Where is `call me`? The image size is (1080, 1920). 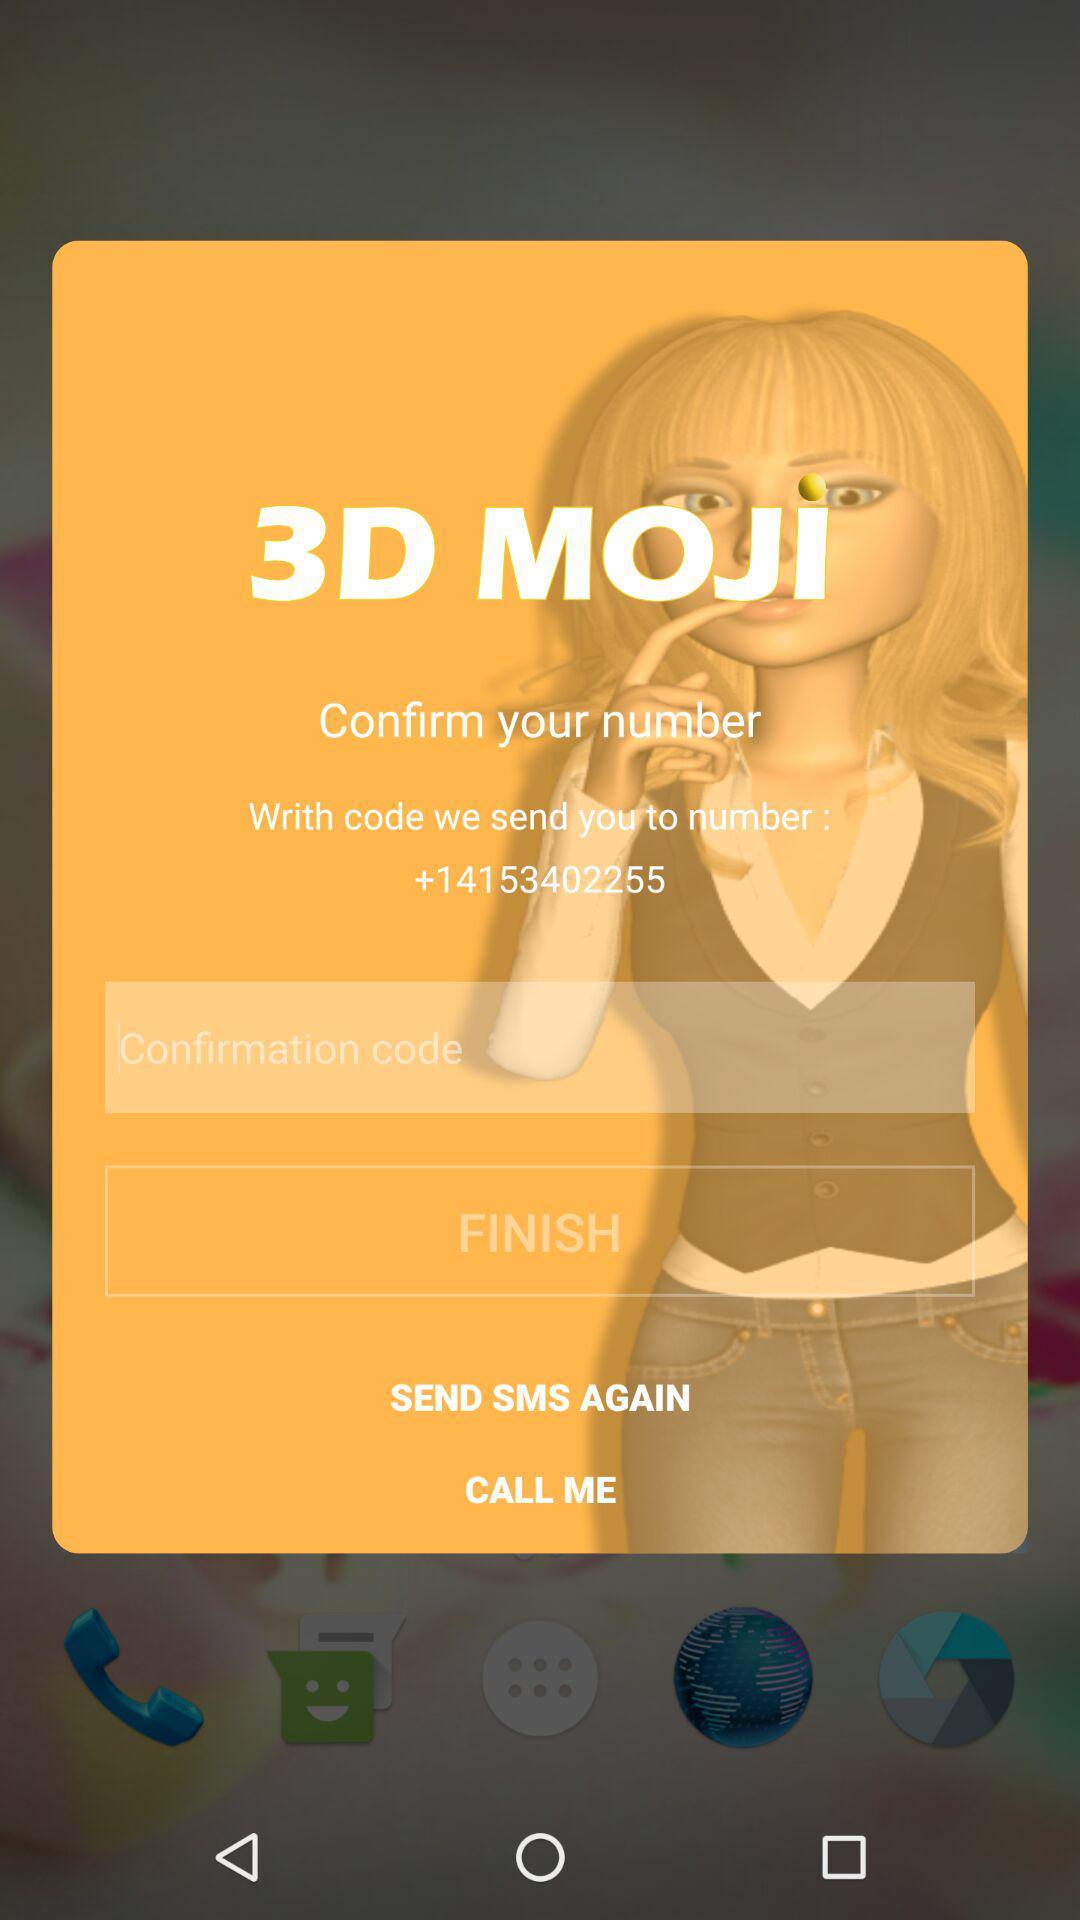
call me is located at coordinates (540, 1489).